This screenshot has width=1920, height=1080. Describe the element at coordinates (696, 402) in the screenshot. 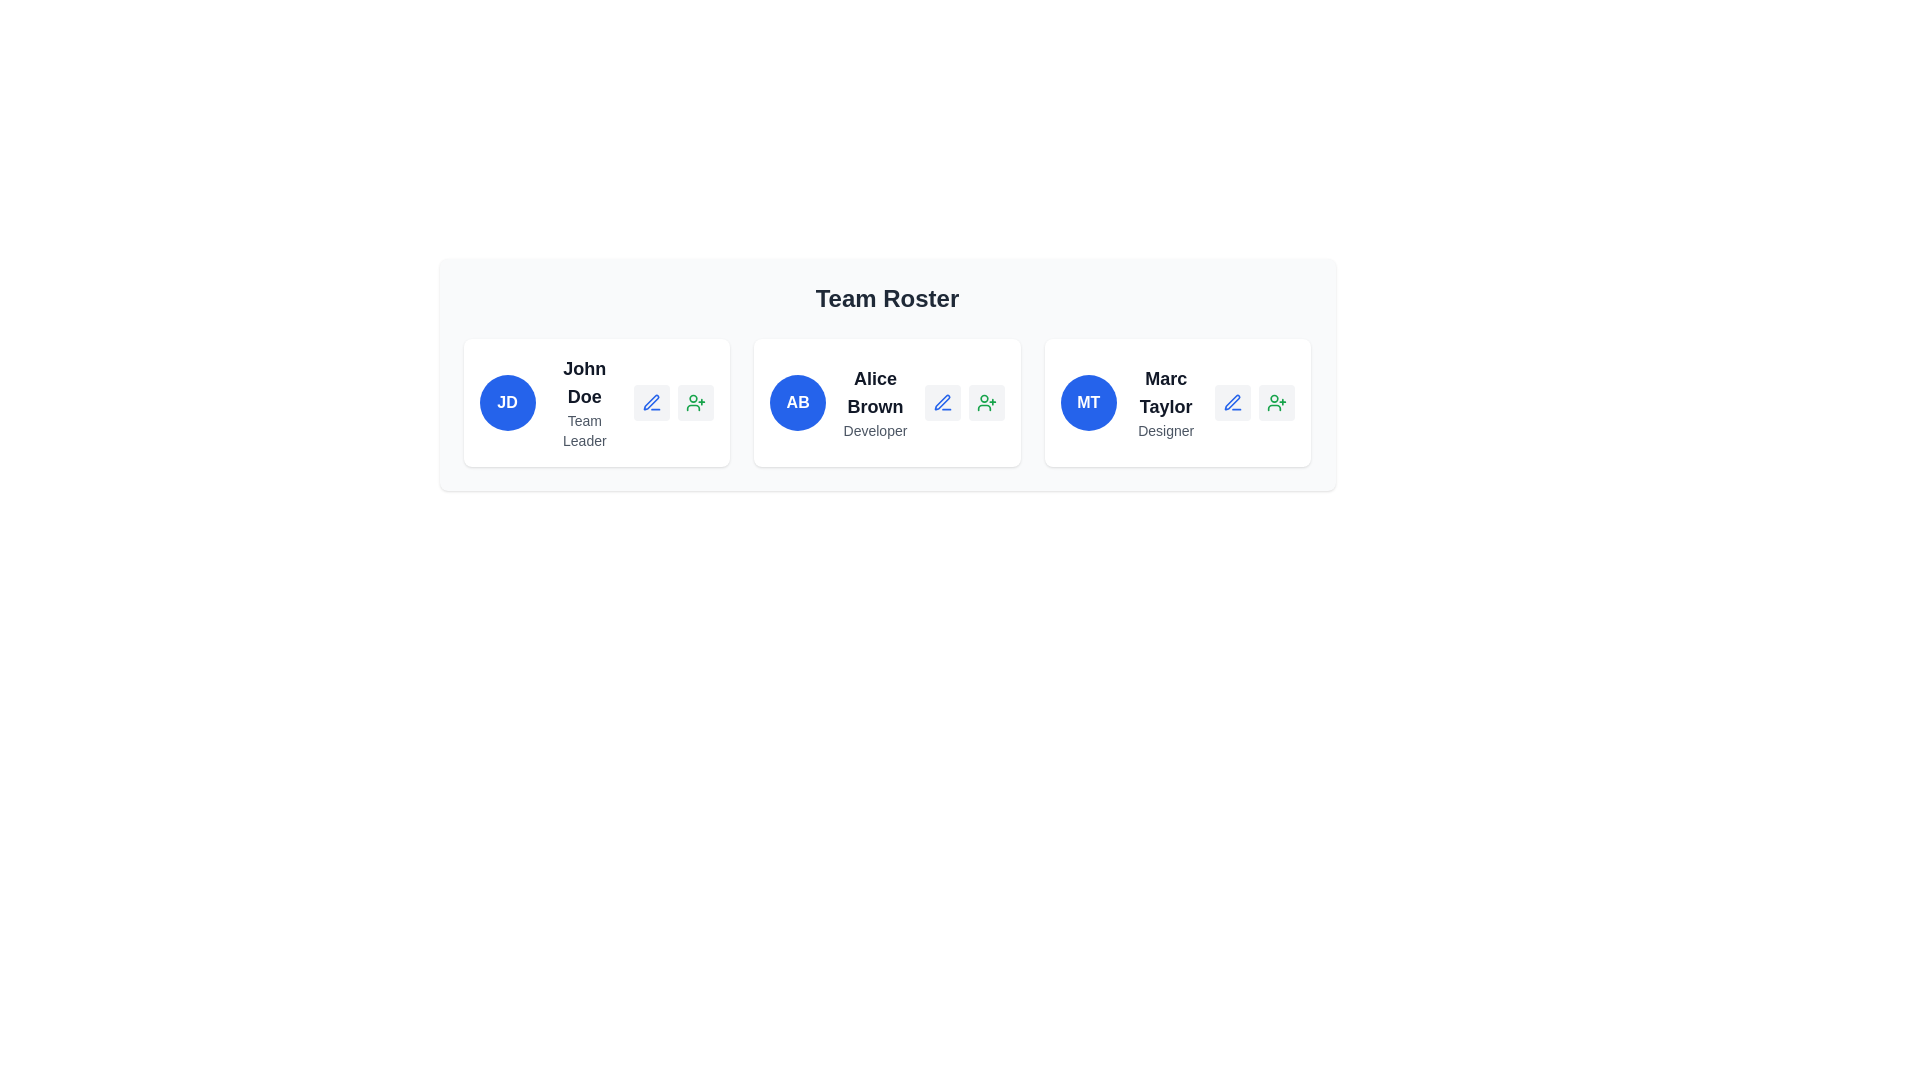

I see `the user icon with a plus sign, which is located to the right of 'John Doe' and below the 'Team Roster' header` at that location.